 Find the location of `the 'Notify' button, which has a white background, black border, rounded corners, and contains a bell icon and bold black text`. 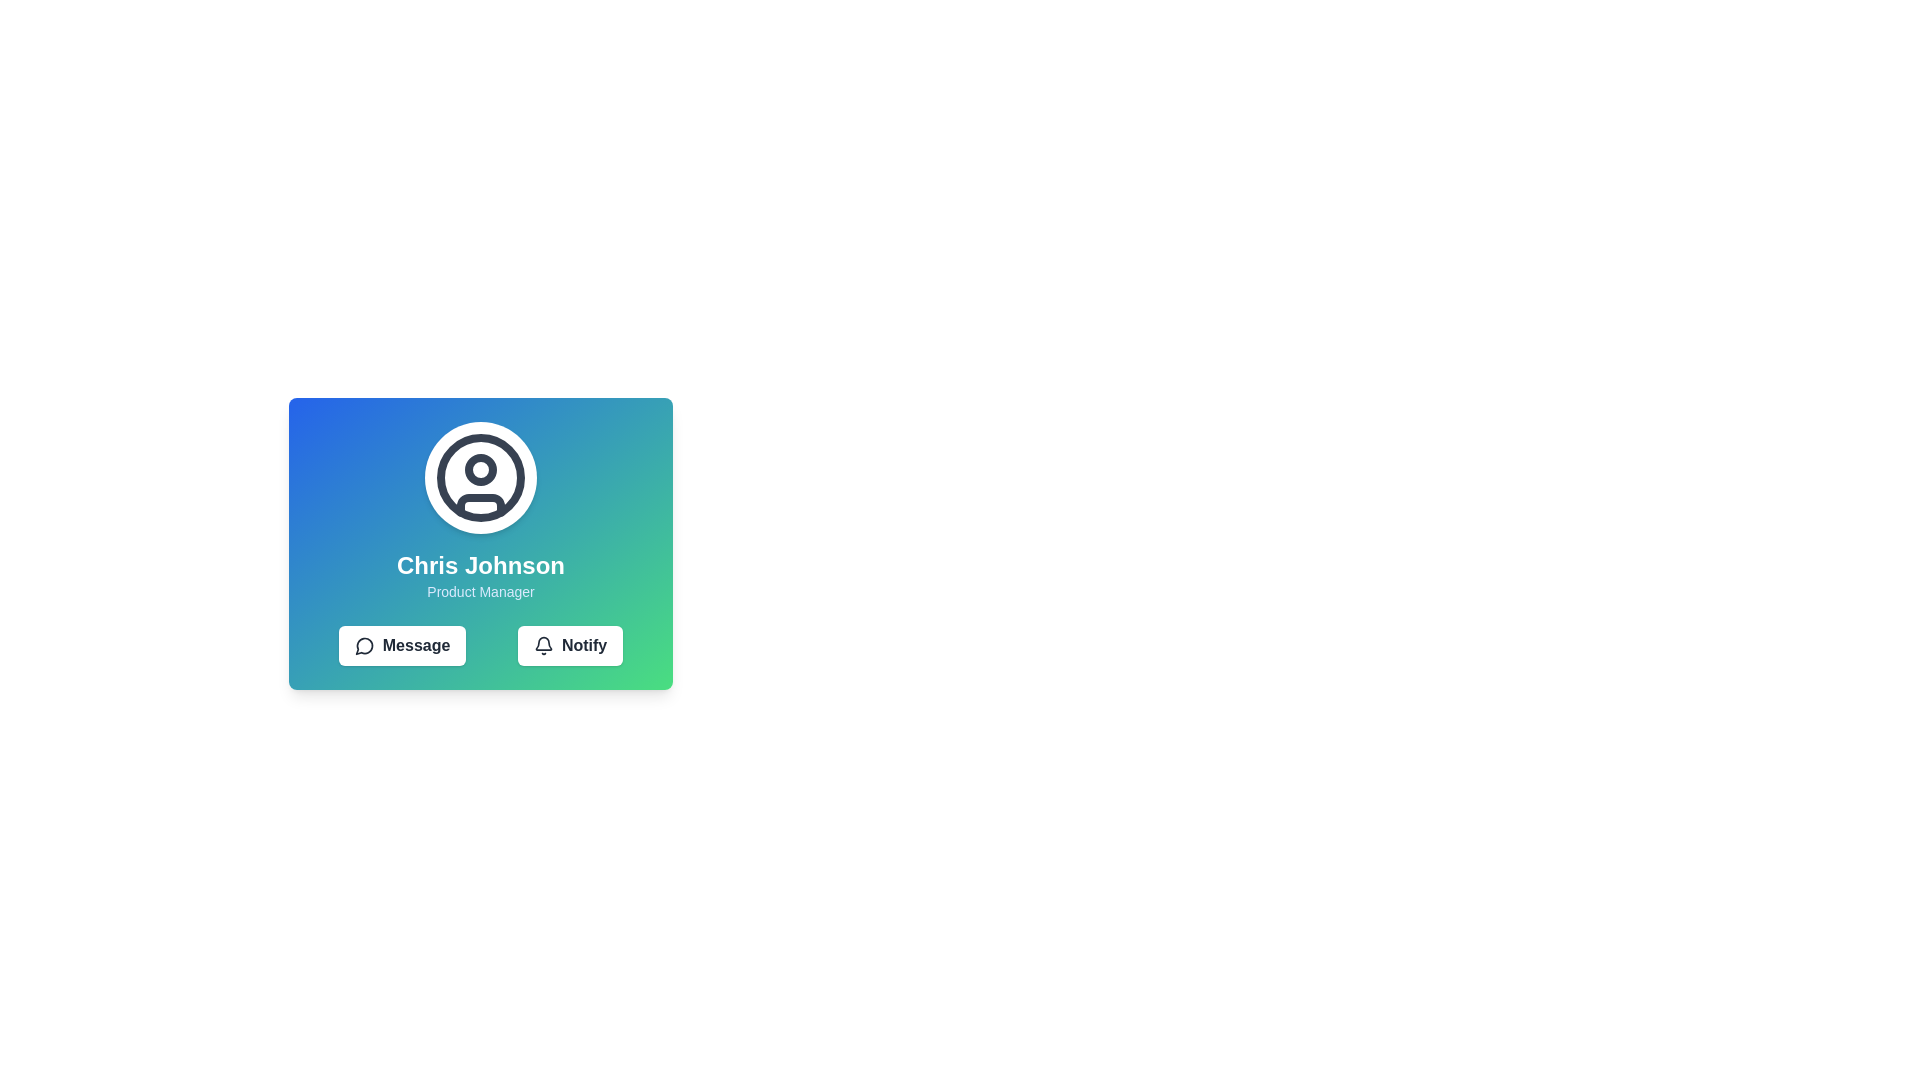

the 'Notify' button, which has a white background, black border, rounded corners, and contains a bell icon and bold black text is located at coordinates (569, 645).